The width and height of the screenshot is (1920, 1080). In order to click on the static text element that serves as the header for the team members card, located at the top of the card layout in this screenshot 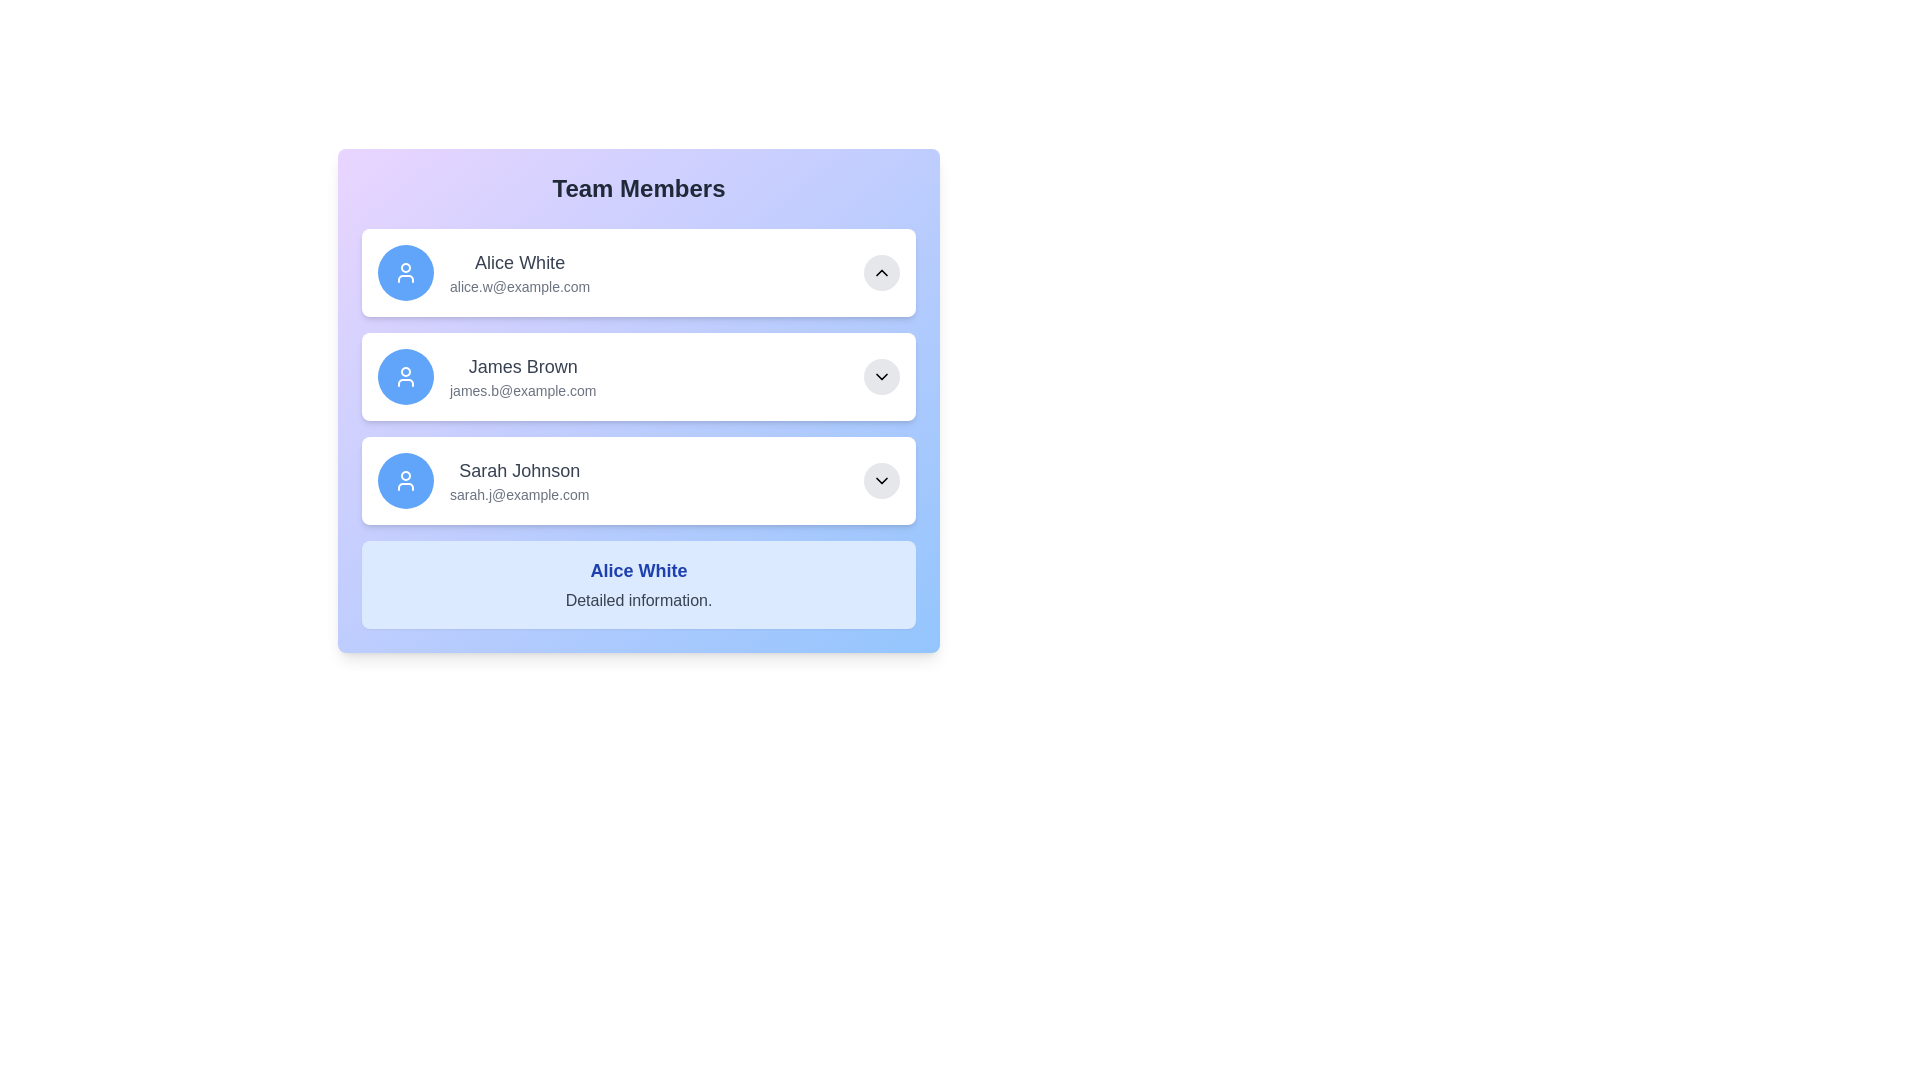, I will do `click(637, 189)`.